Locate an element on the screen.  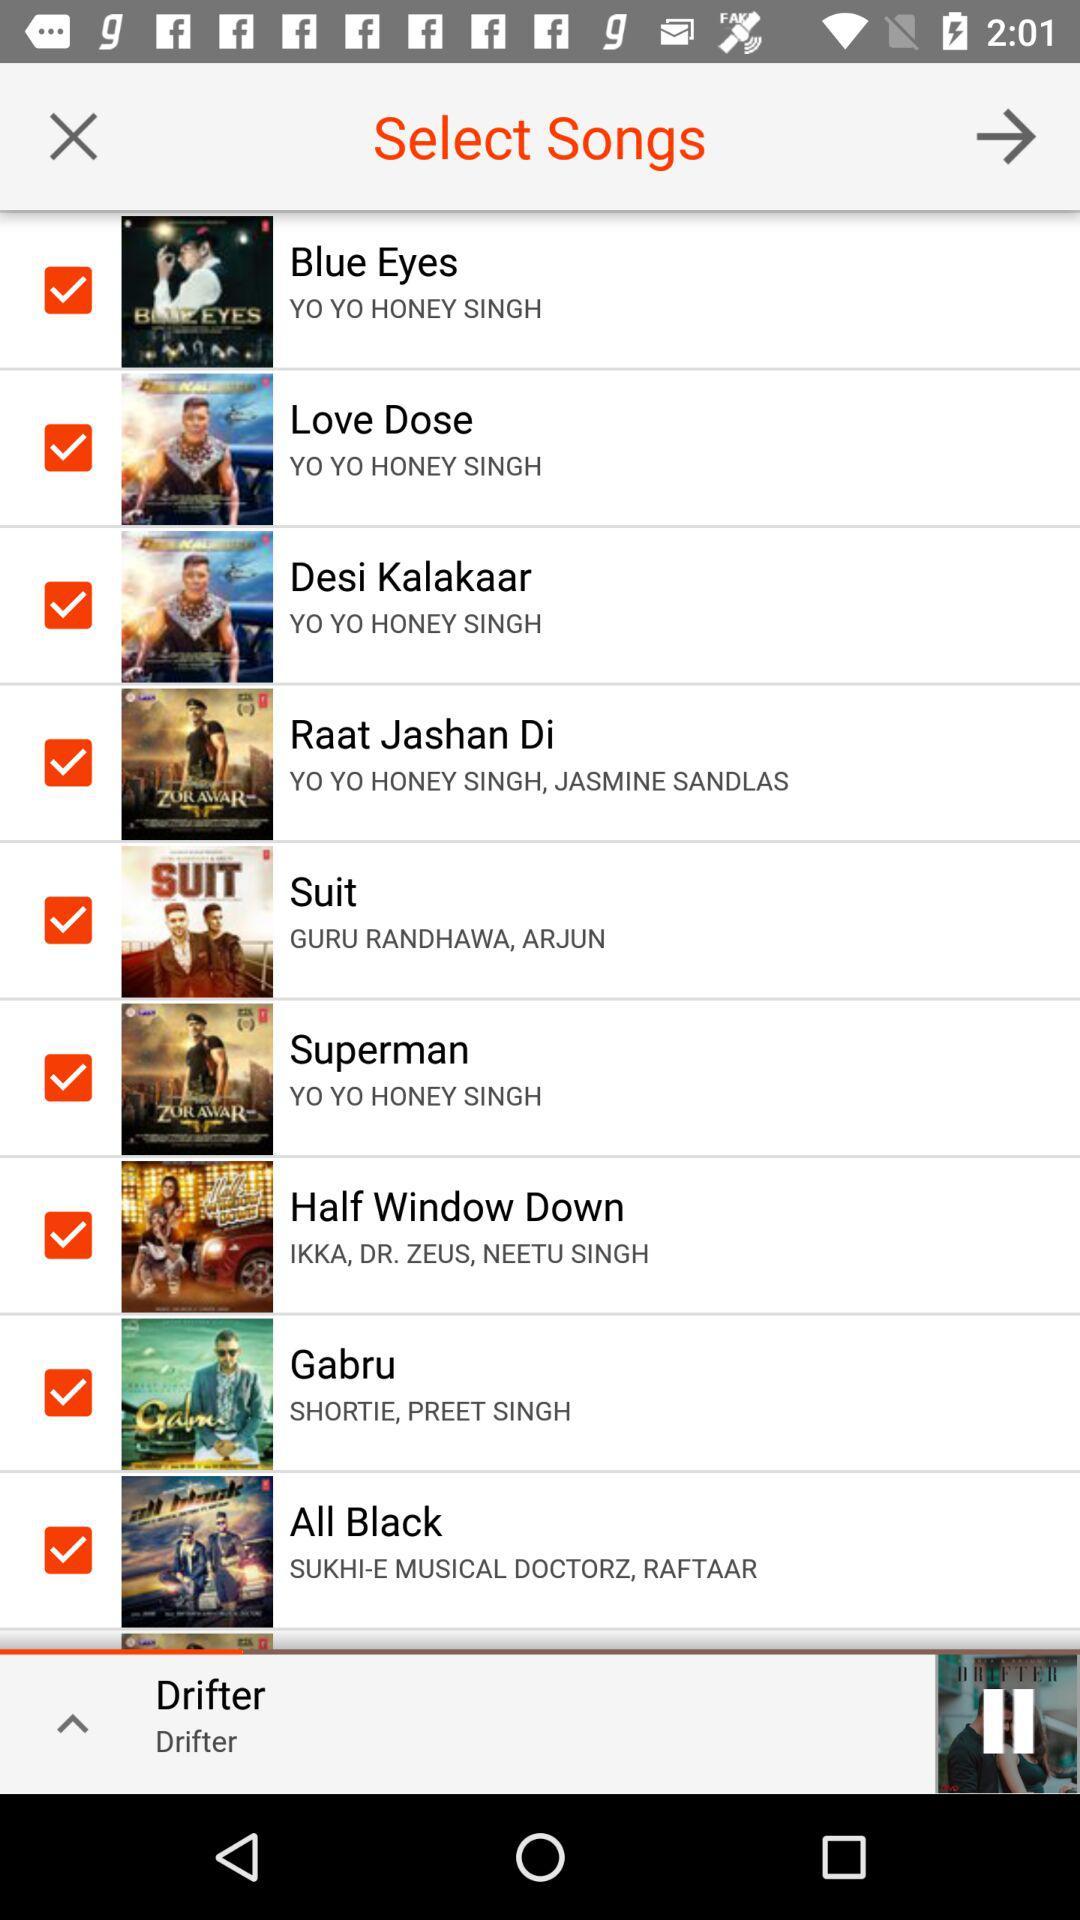
the image of superman is located at coordinates (197, 1077).